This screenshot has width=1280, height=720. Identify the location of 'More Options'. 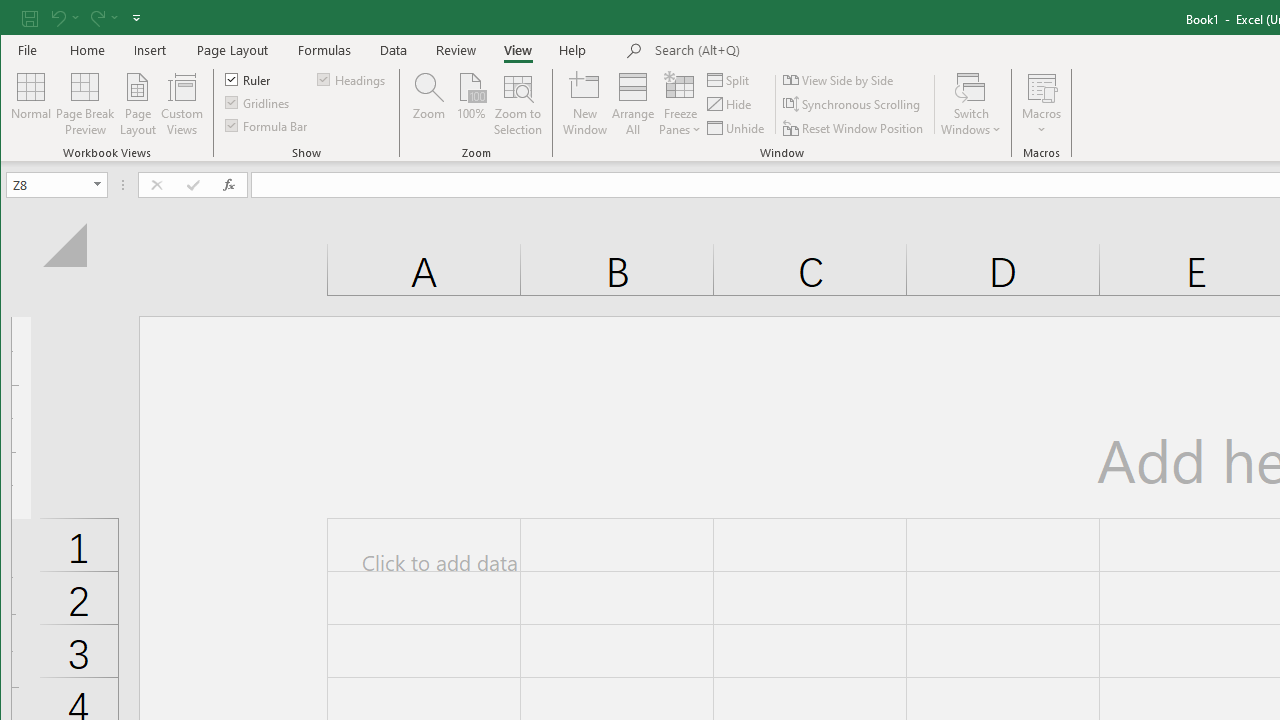
(1040, 123).